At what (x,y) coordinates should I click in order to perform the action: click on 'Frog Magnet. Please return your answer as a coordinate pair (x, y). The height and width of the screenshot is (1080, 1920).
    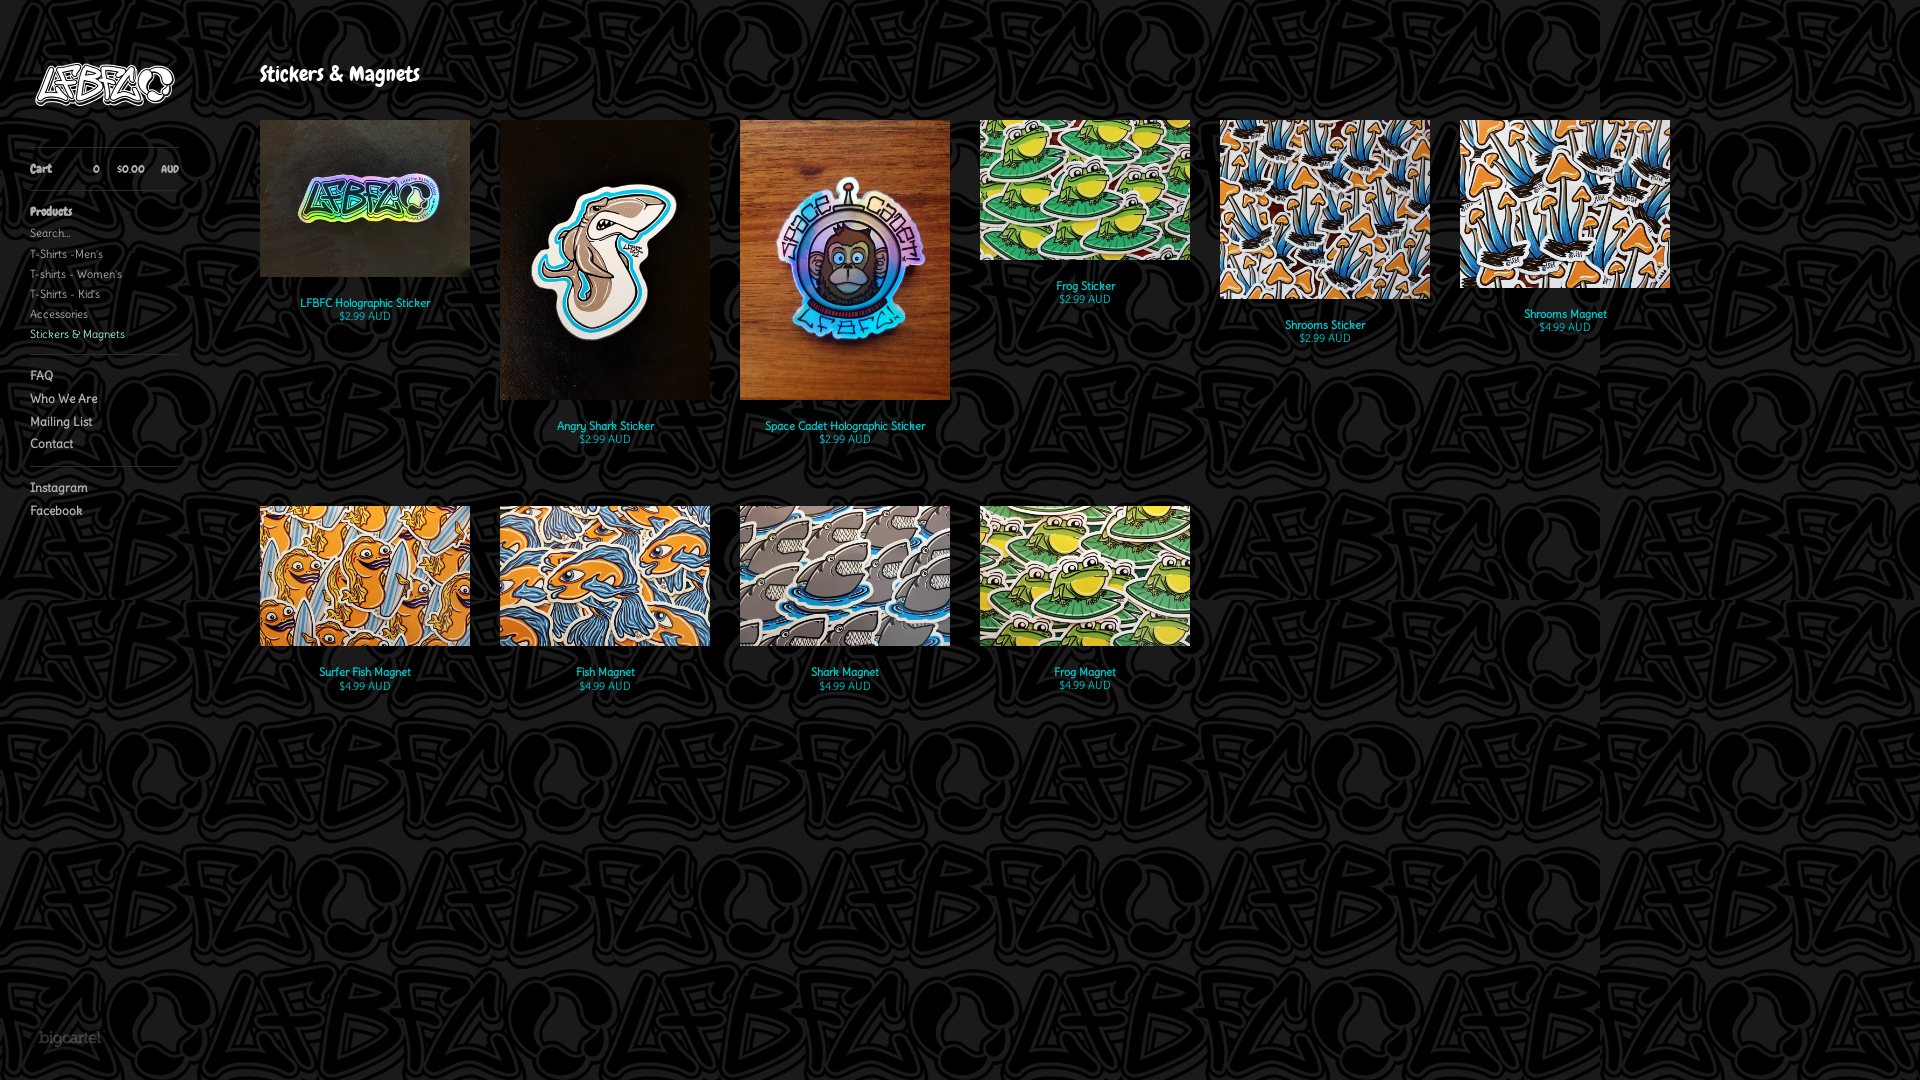
    Looking at the image, I should click on (1083, 612).